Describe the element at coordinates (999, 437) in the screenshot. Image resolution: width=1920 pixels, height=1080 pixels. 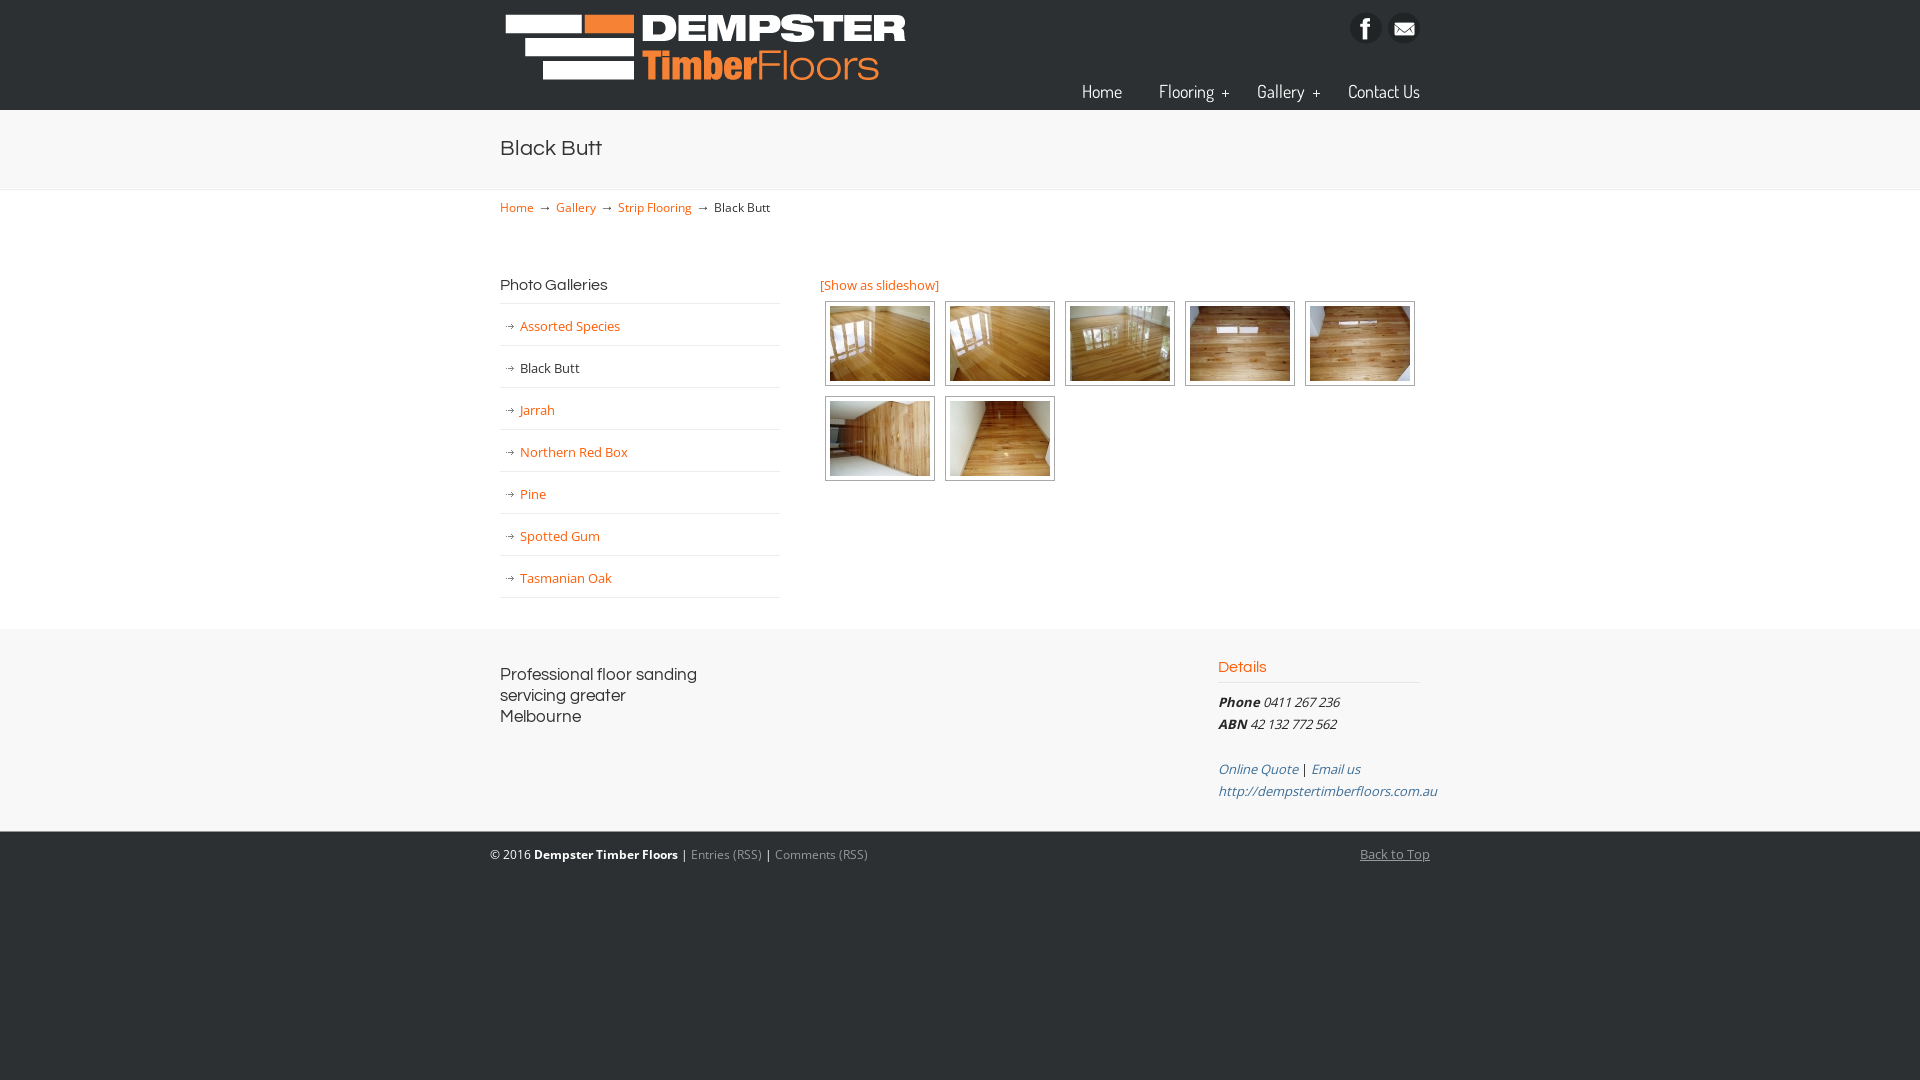
I see `'OLYMPUS DIGITAL CAMERA'` at that location.